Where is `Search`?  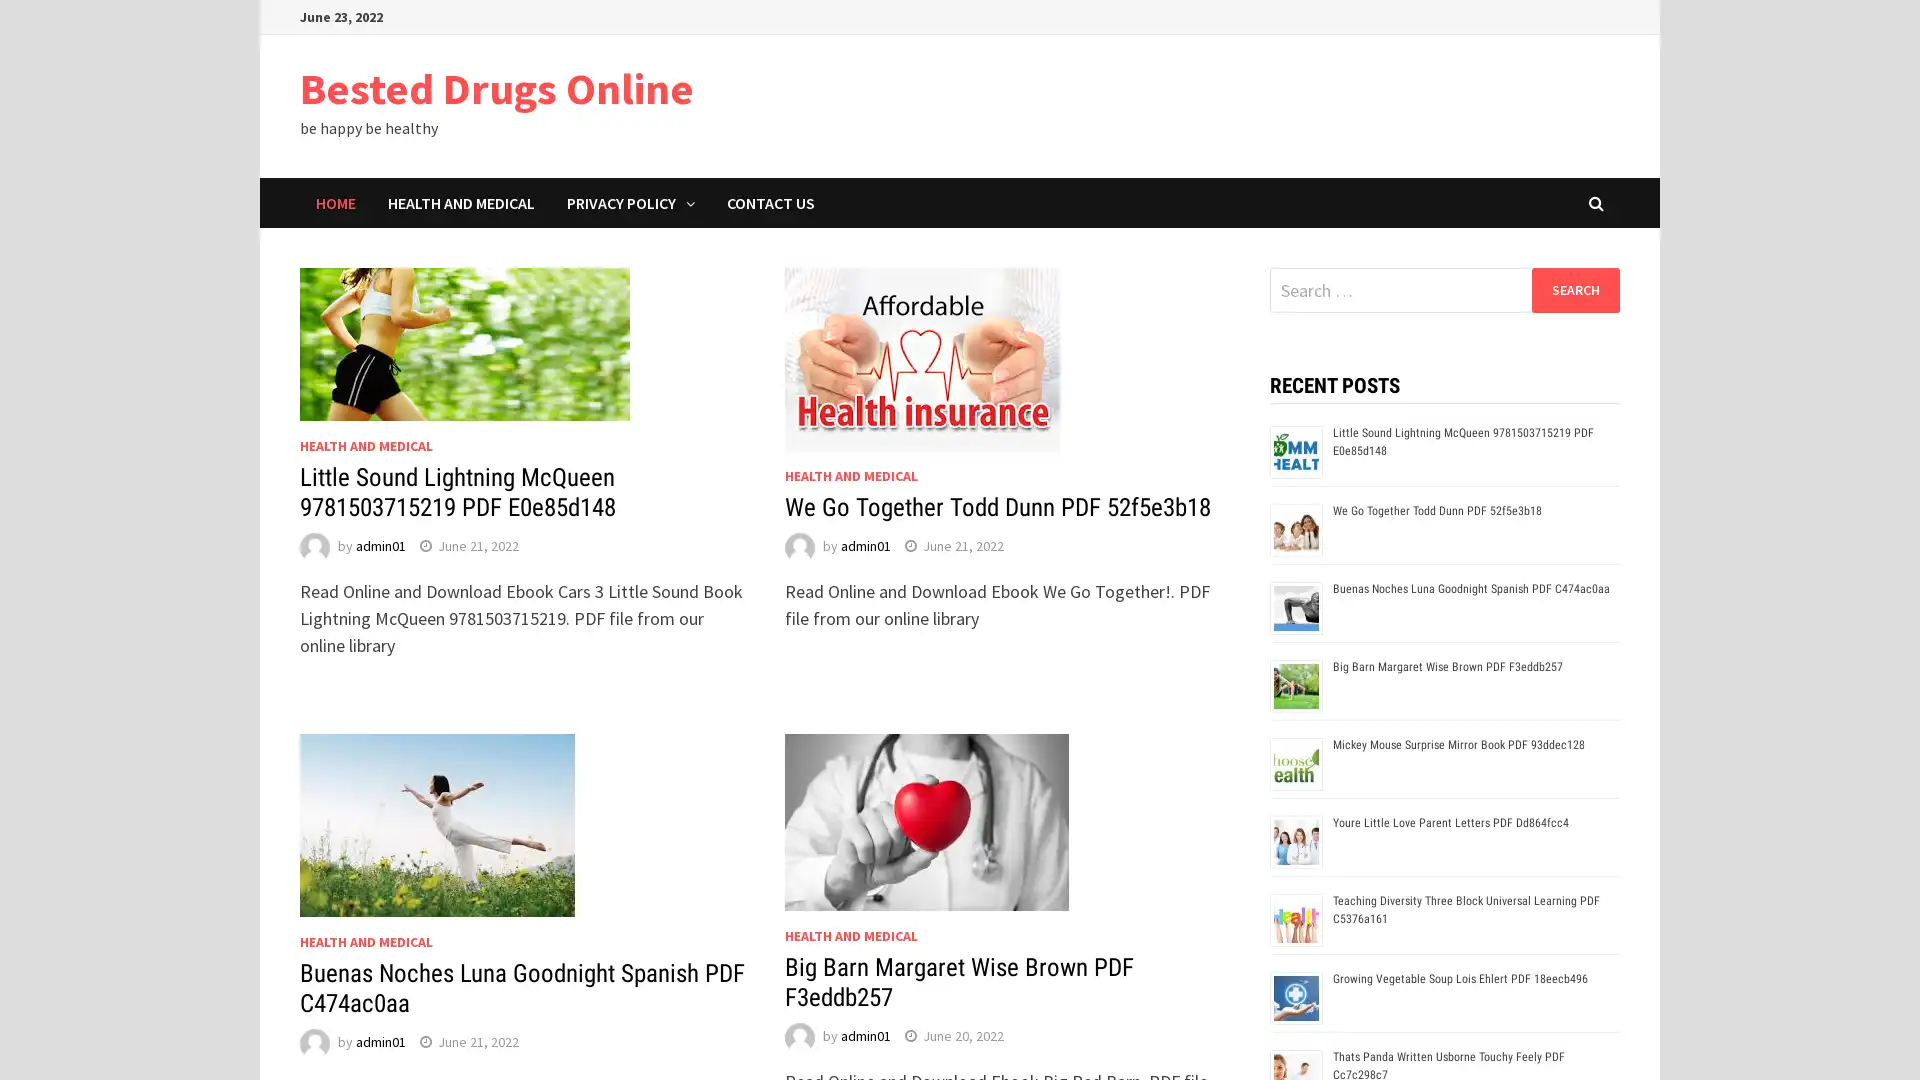
Search is located at coordinates (1574, 289).